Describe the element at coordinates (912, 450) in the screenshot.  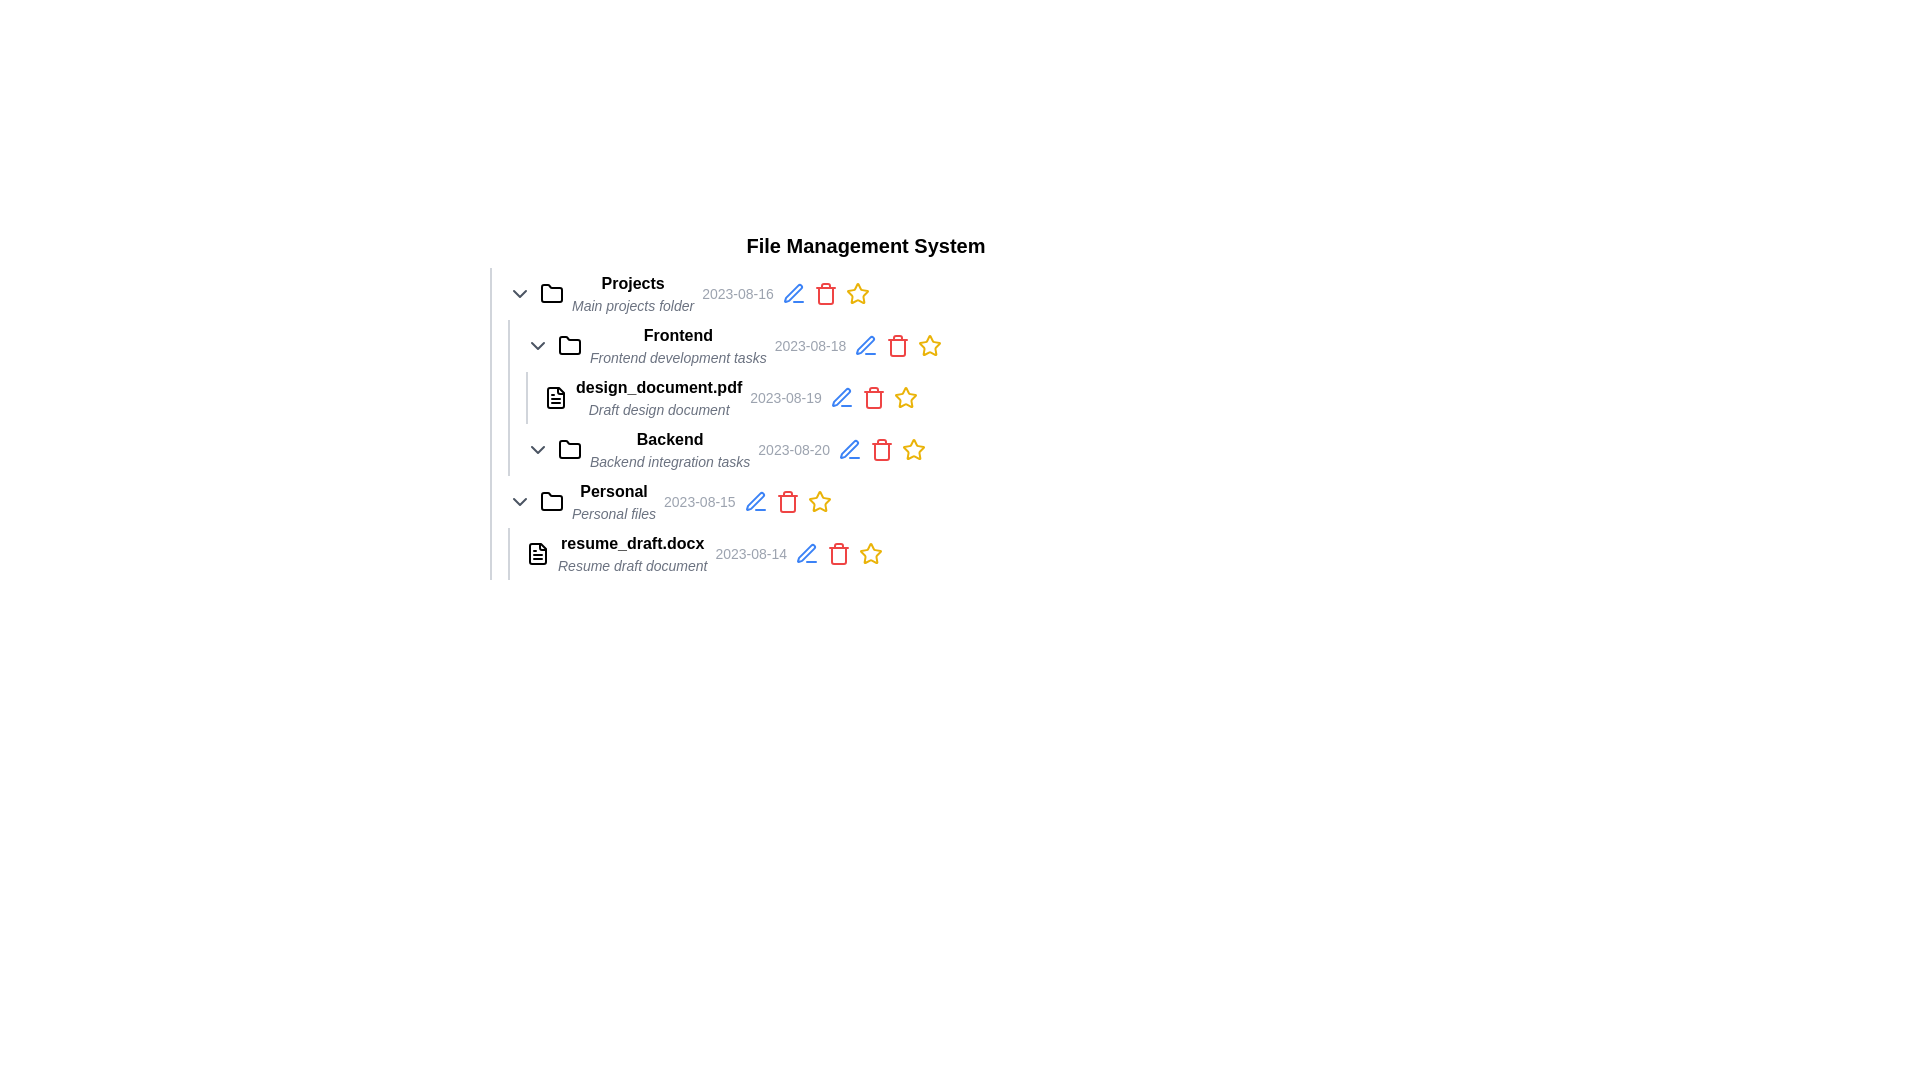
I see `the star icon button, which is yellow with a glowing appearance, located at the far-right end of the row with the 'Backend integration tasks' item, to mark the item as favorite` at that location.